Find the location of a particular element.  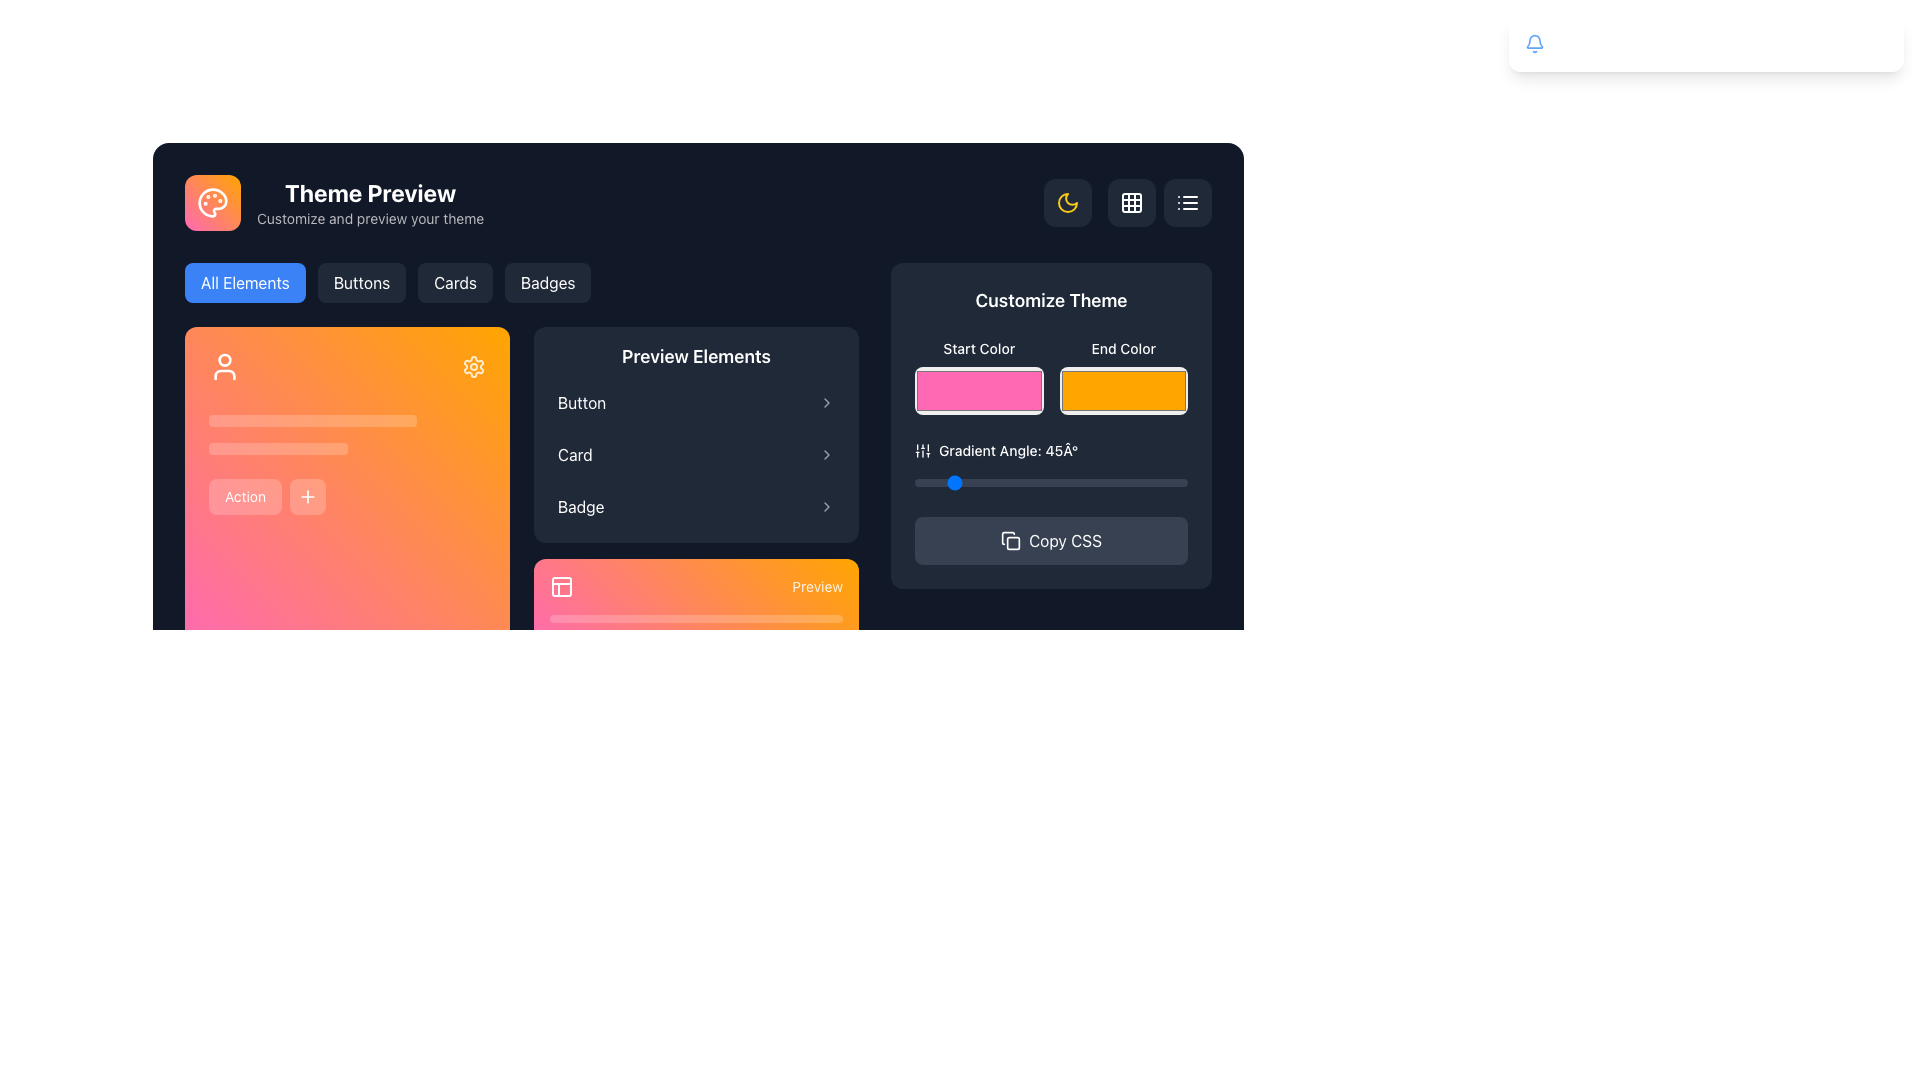

the slider value is located at coordinates (957, 482).